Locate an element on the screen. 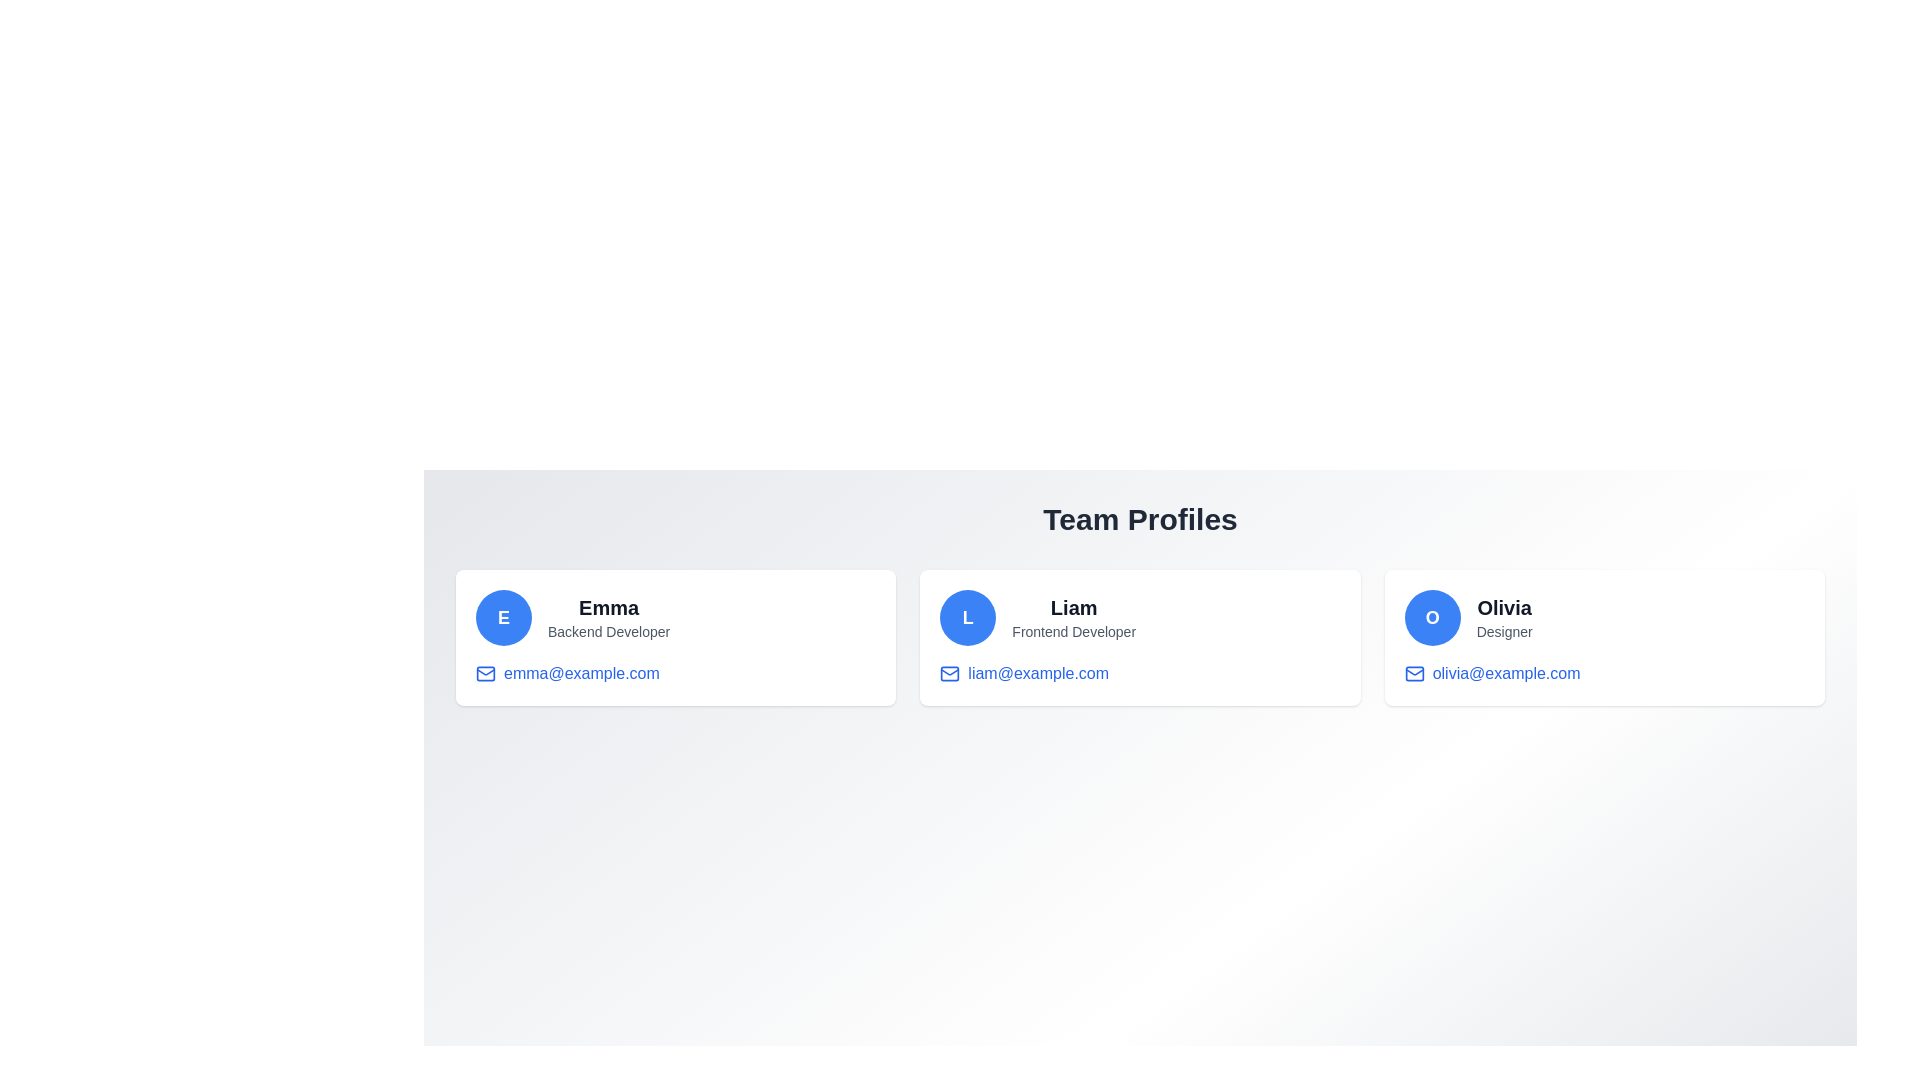 This screenshot has height=1080, width=1920. the email icon resembling an envelope located on Olivia's profile card in the Team Profiles section by moving the cursor to the center of the icon is located at coordinates (1413, 674).